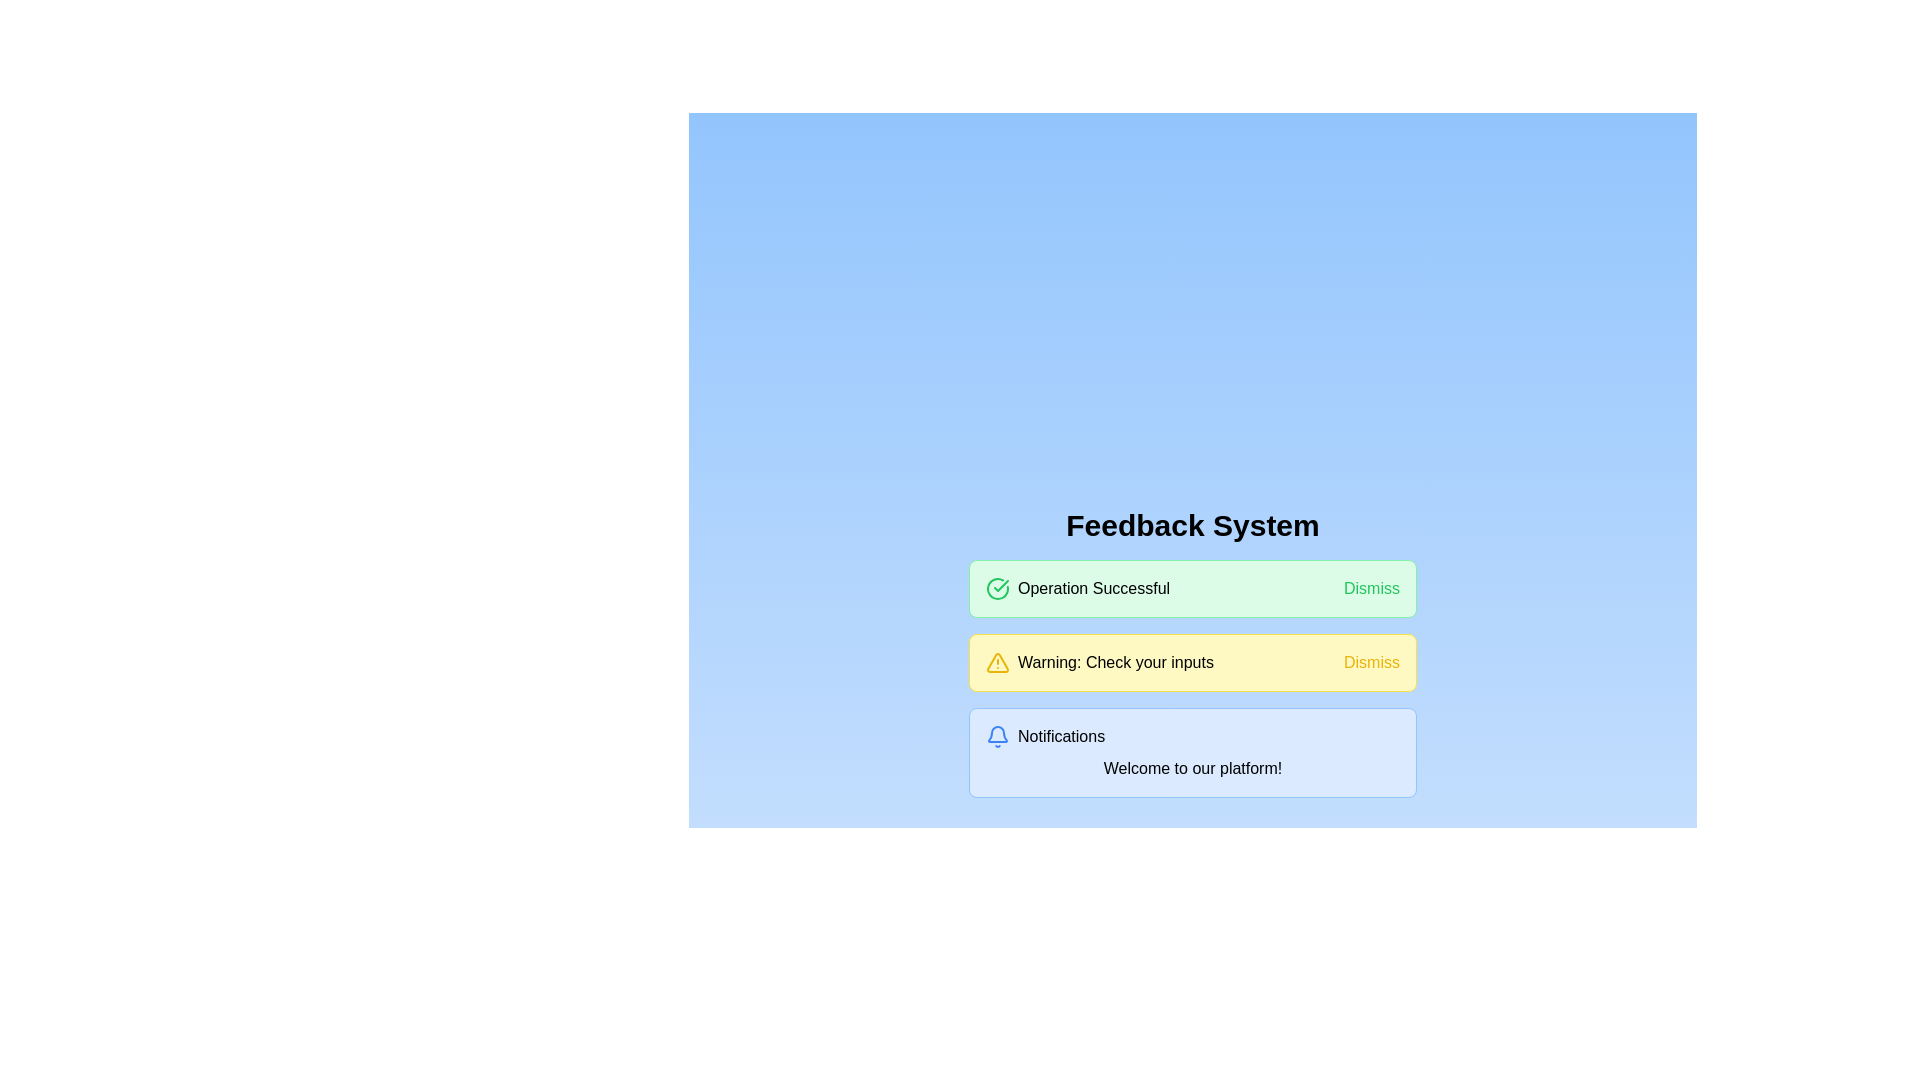 Image resolution: width=1920 pixels, height=1080 pixels. I want to click on the 'Notifications' label, which displays the word 'Notifications' in a standard sans-serif font, located in the light blue notification panel immediately to the right of a bell icon, so click(1060, 736).